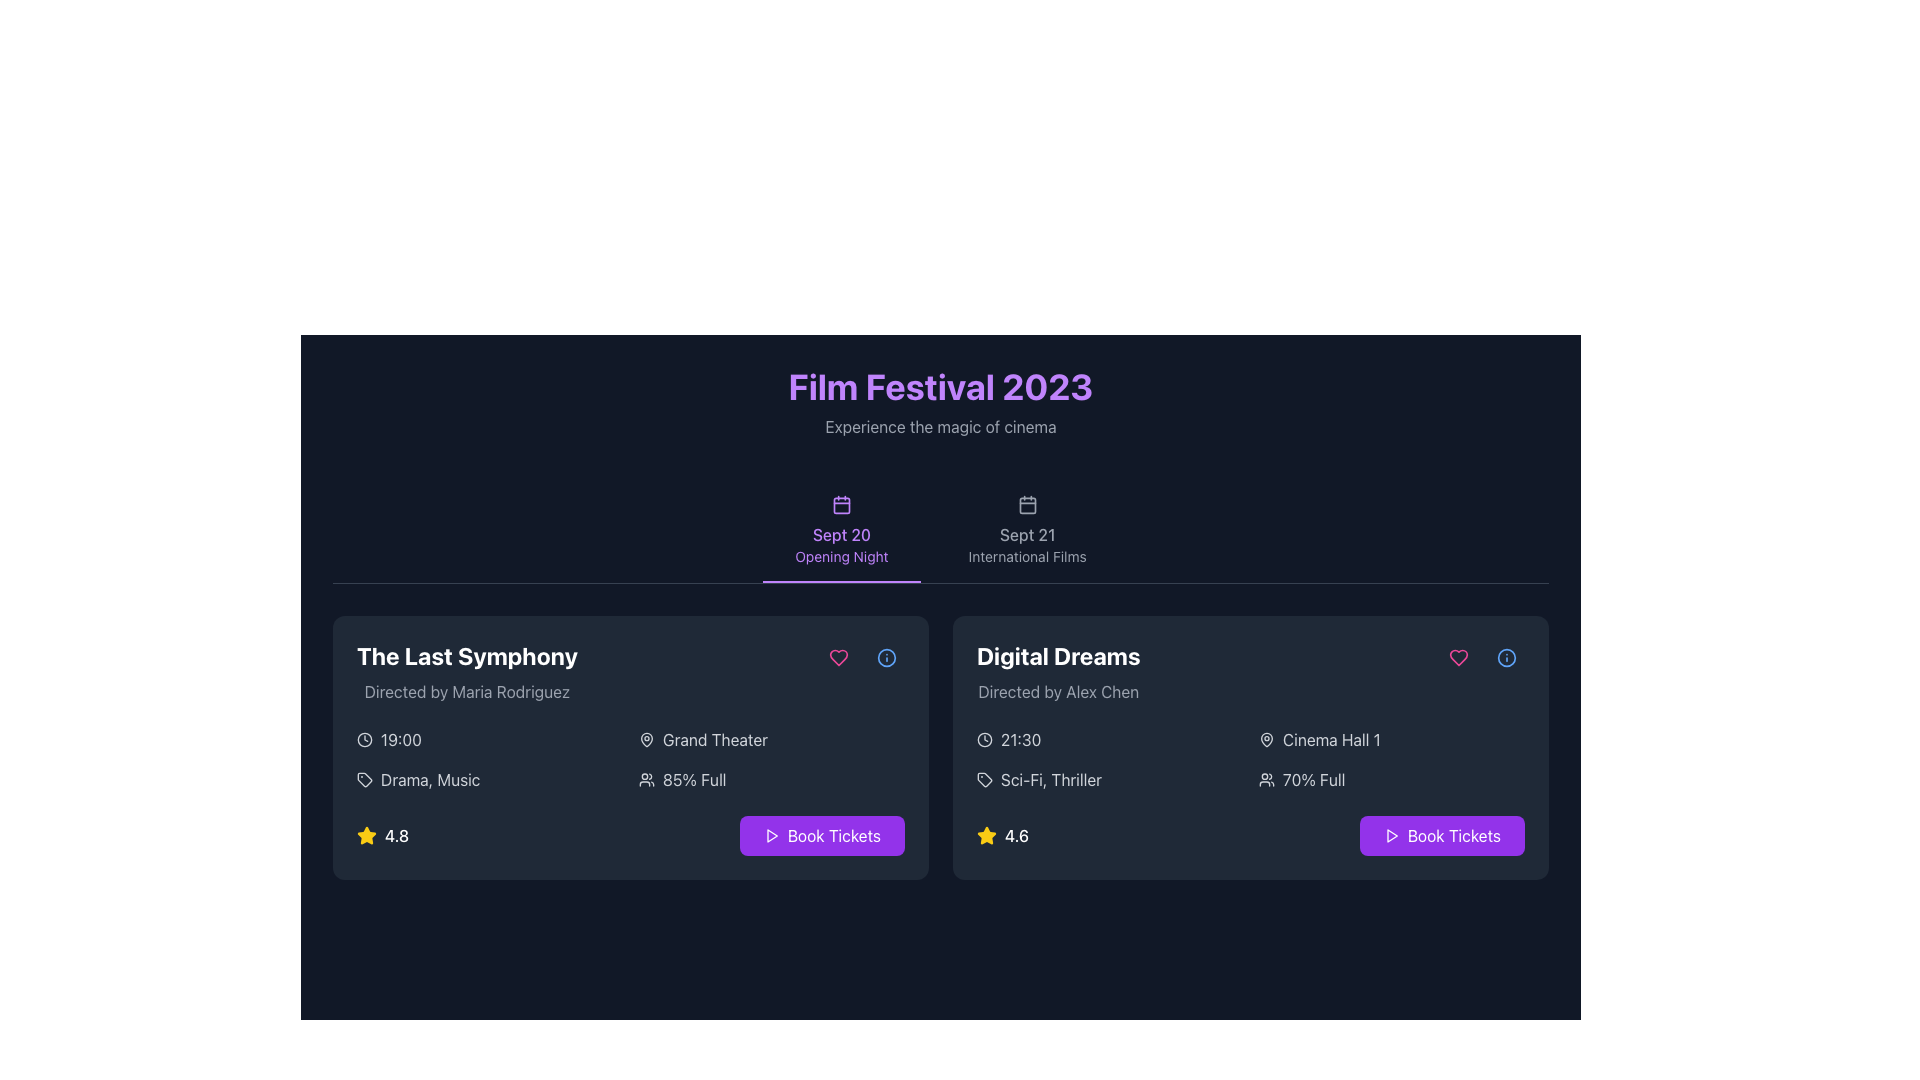 Image resolution: width=1920 pixels, height=1080 pixels. What do you see at coordinates (466, 671) in the screenshot?
I see `title and subtitle text from the text block located at the top left corner of the left card, which identifies the film and its creator` at bounding box center [466, 671].